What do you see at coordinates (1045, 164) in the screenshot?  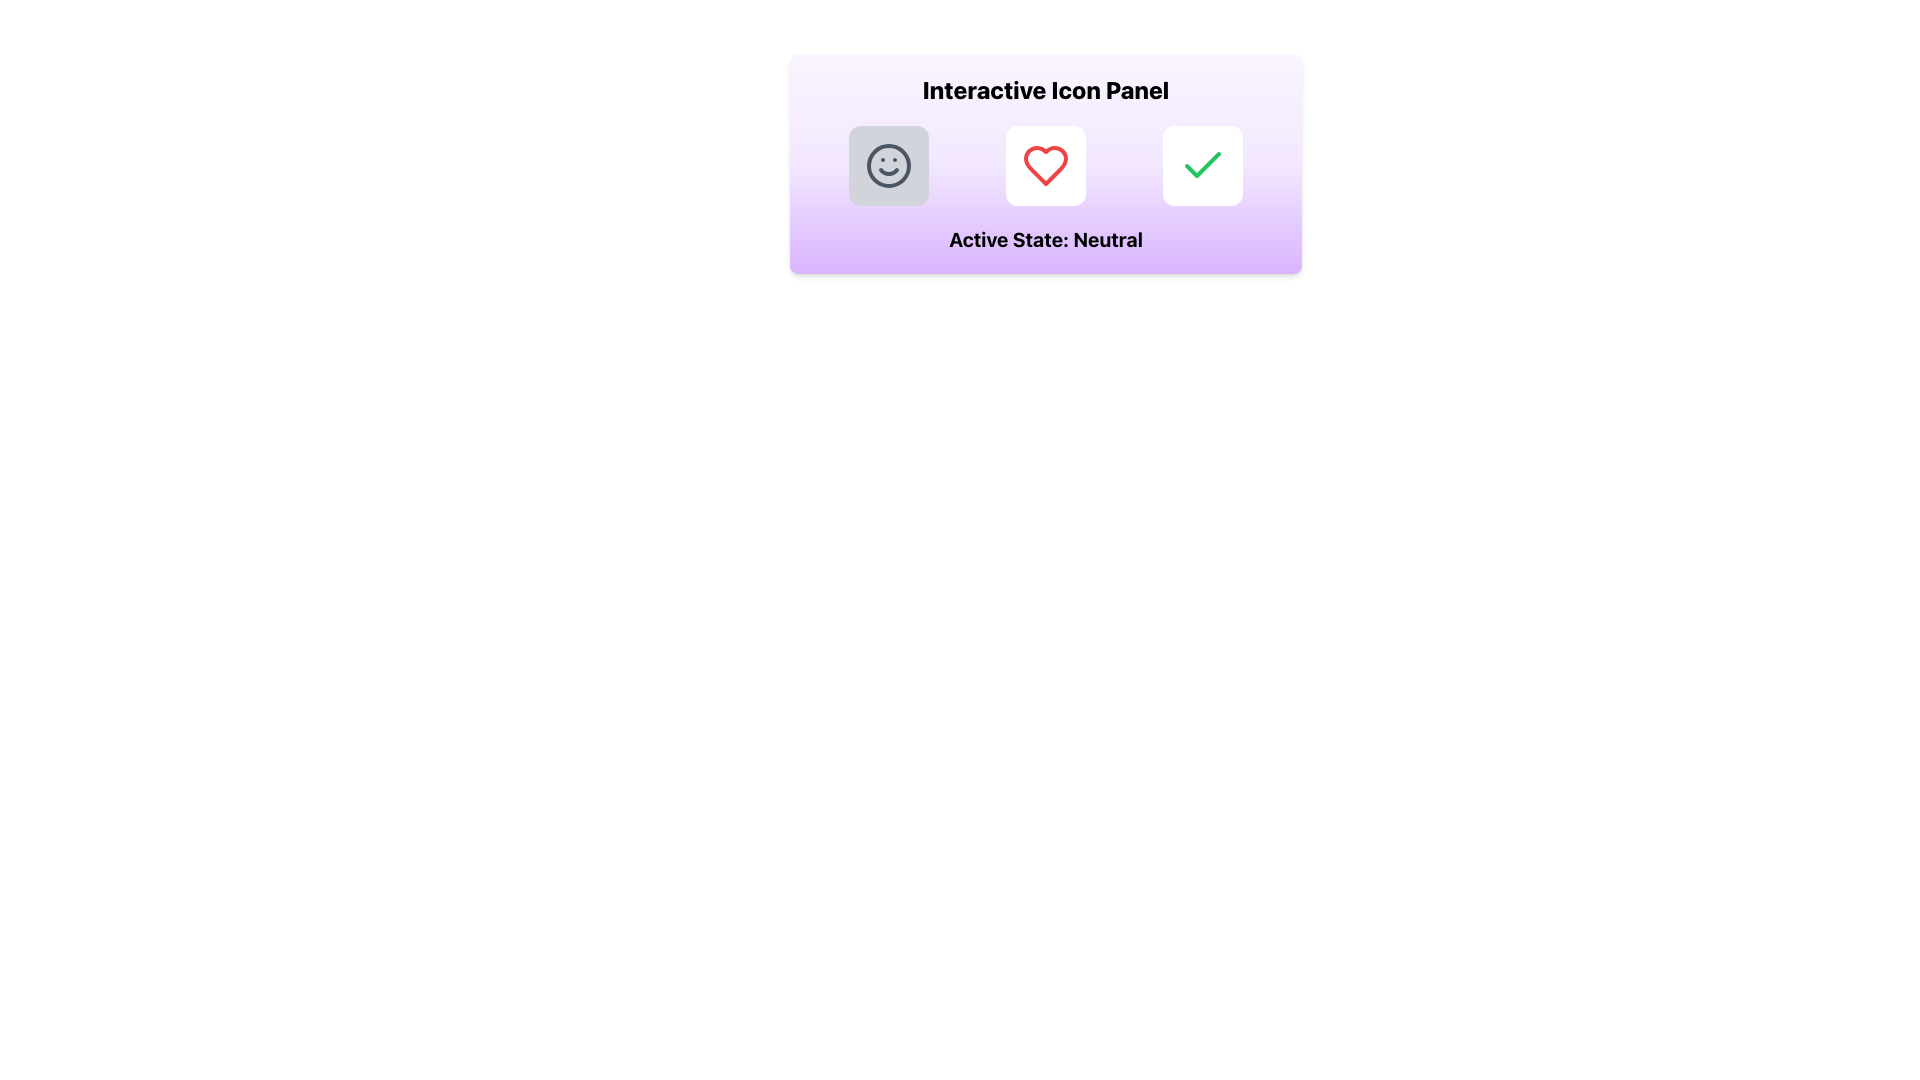 I see `the square button with rounded corners, featuring a white background and a red heart icon, positioned between the gray-smiley-face button and the green-checkmark button` at bounding box center [1045, 164].